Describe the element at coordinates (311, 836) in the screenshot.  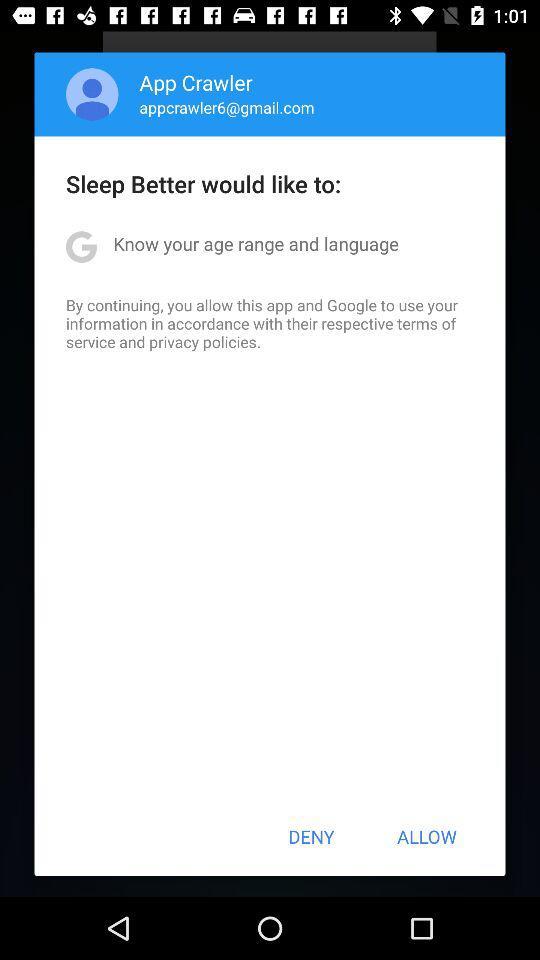
I see `deny` at that location.